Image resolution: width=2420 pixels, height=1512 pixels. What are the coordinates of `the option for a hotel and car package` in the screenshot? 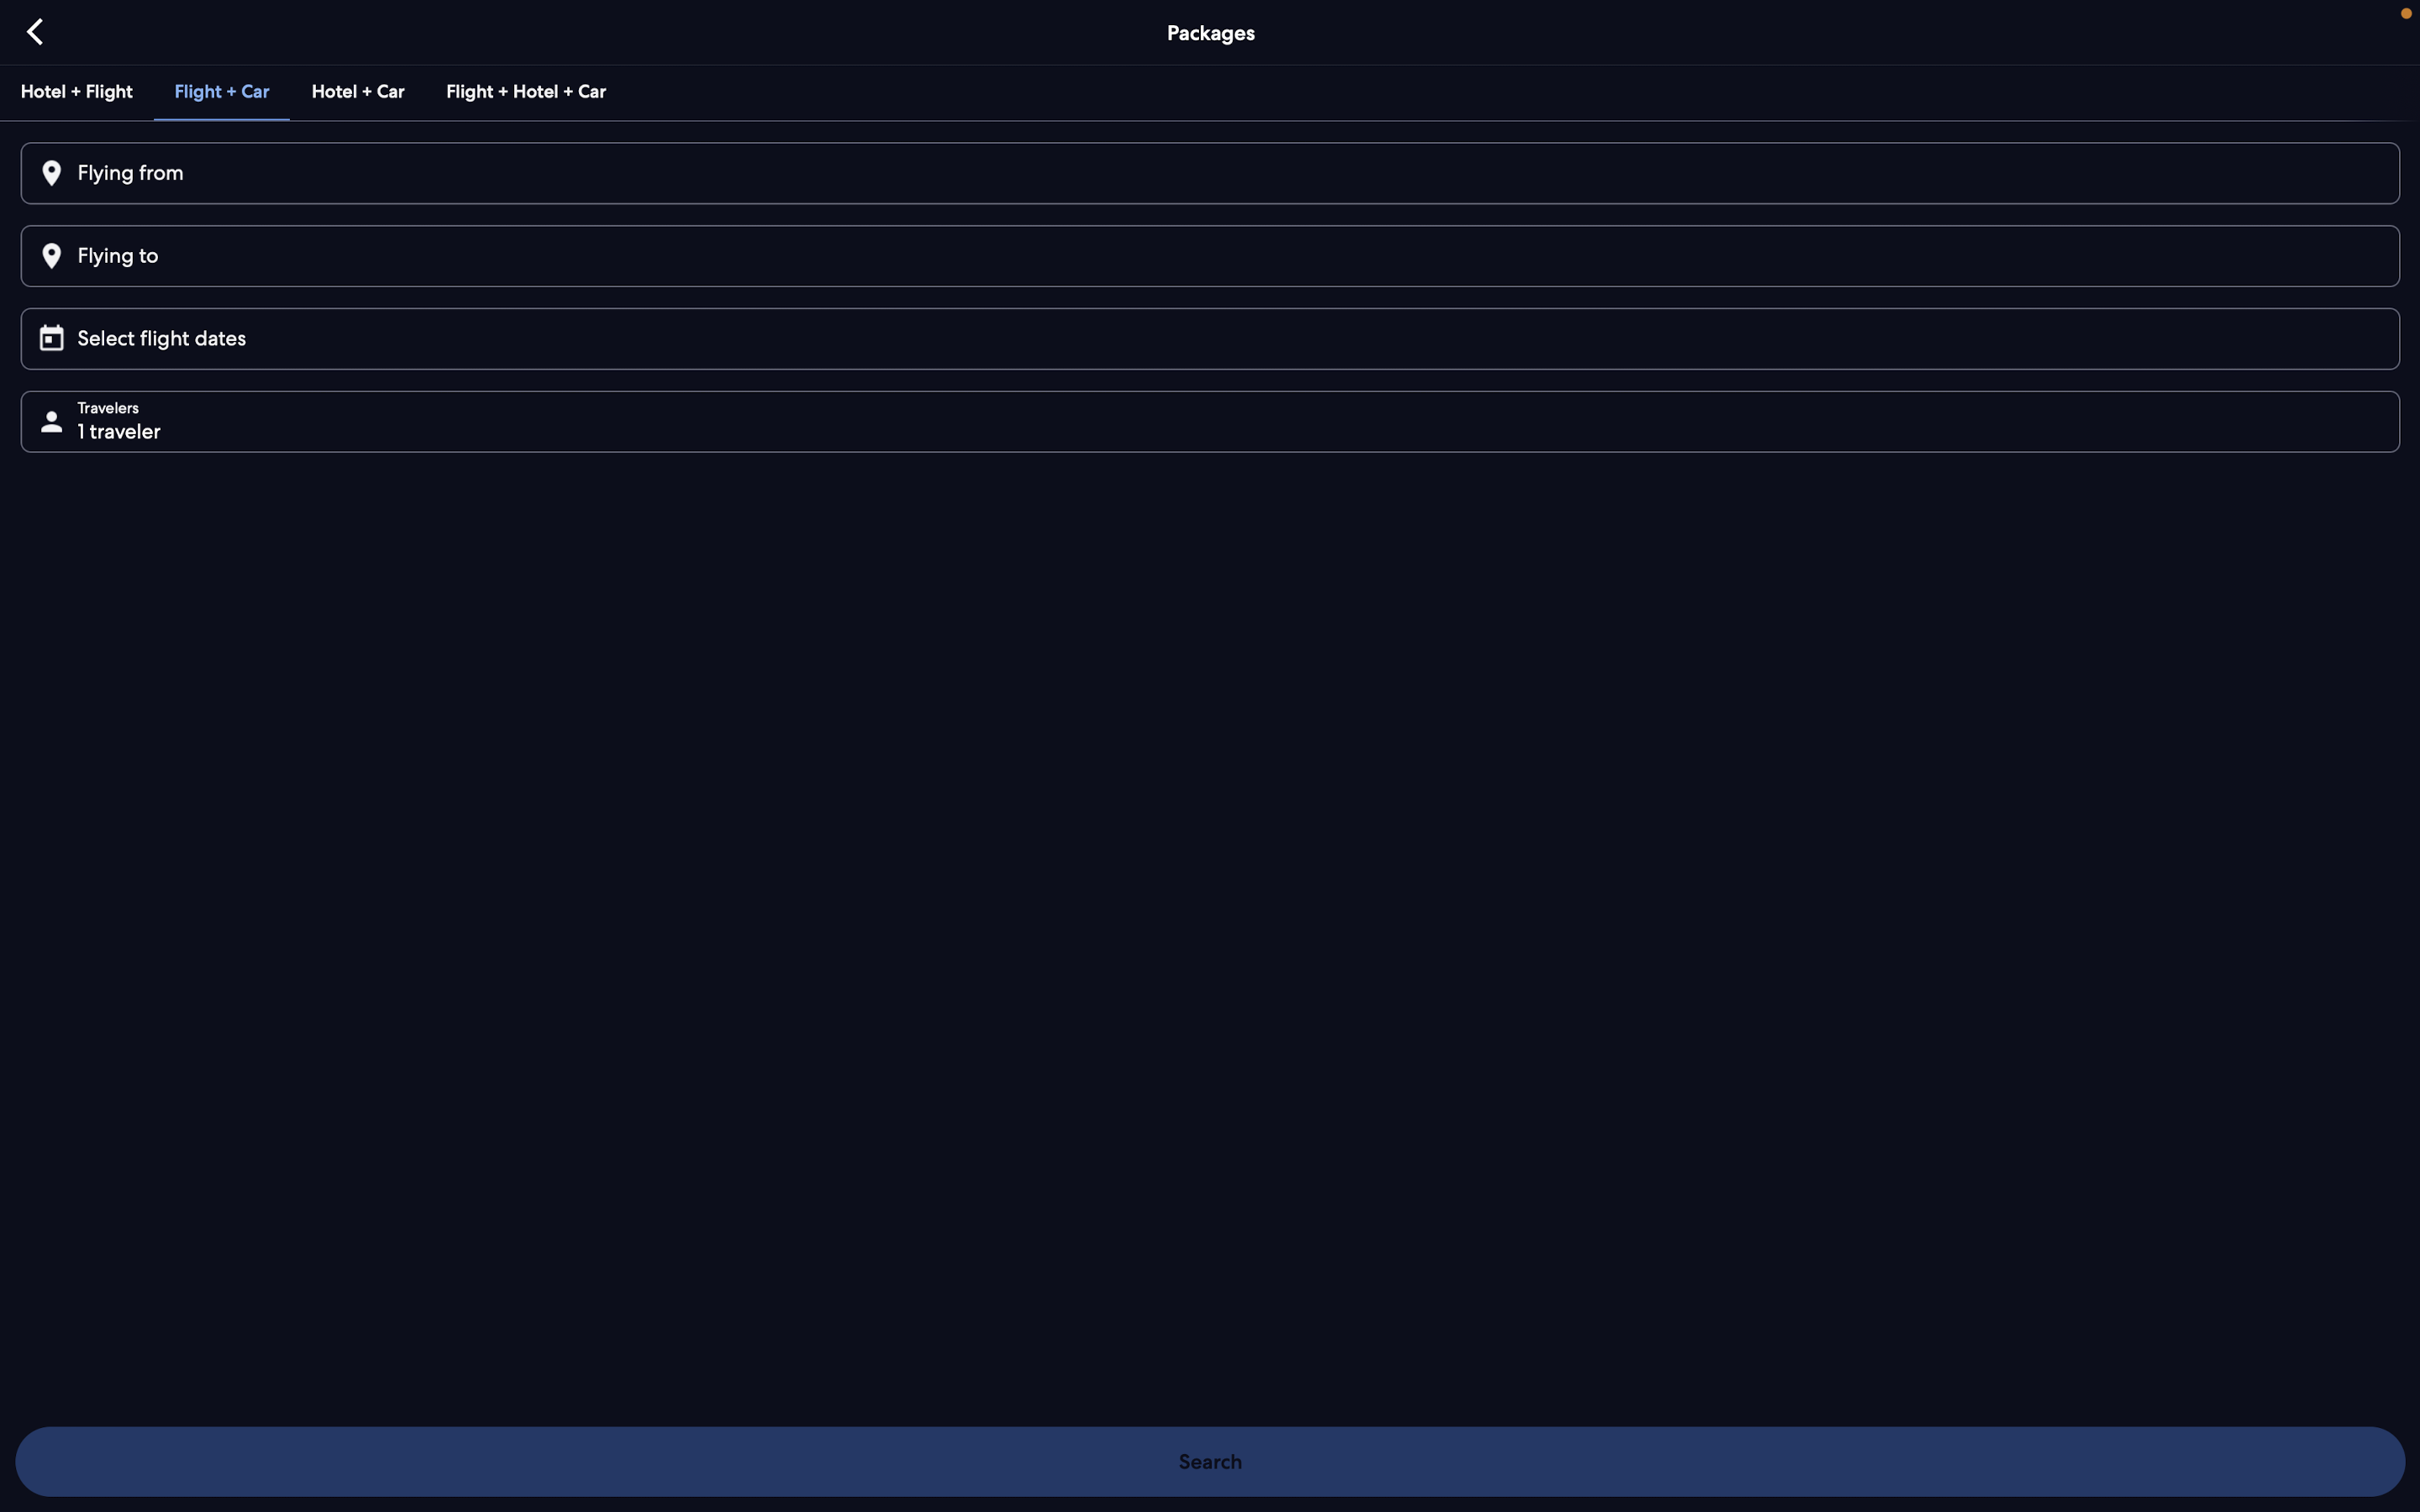 It's located at (358, 88).